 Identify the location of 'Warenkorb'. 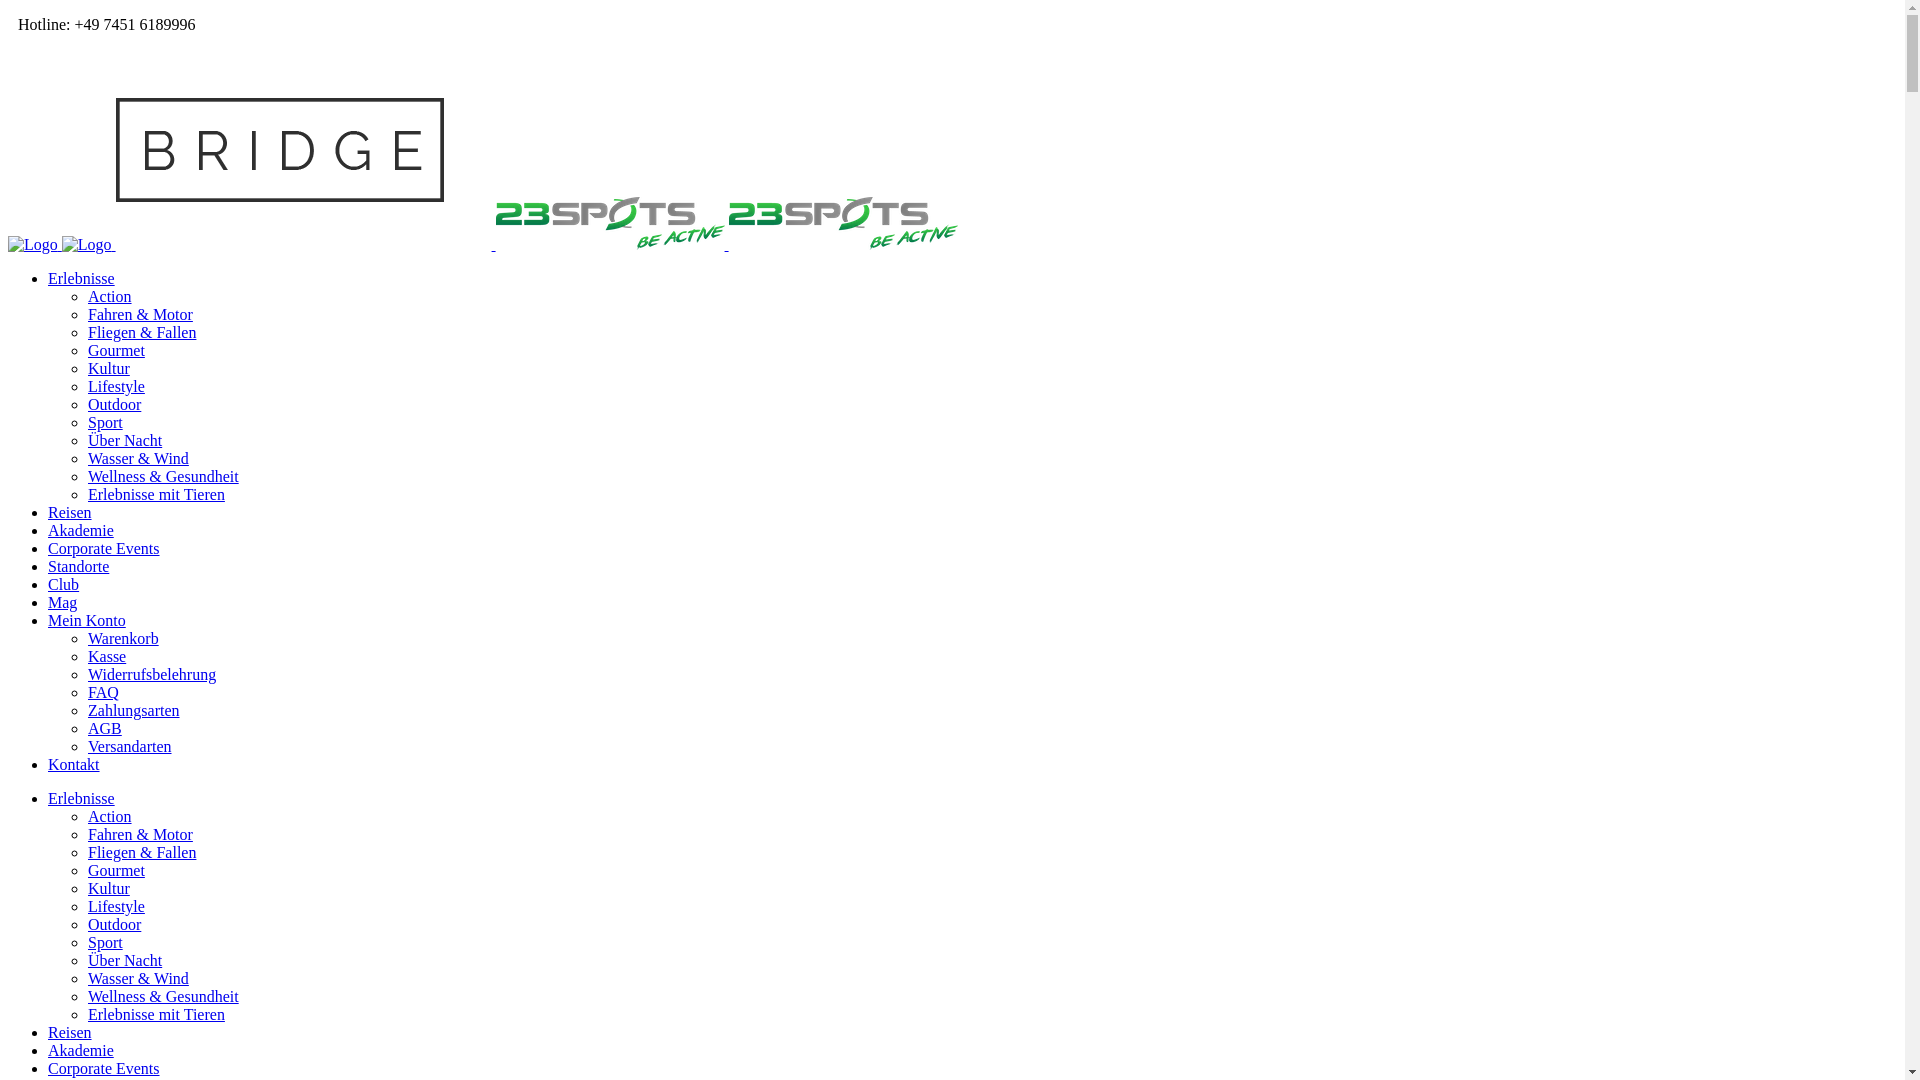
(122, 638).